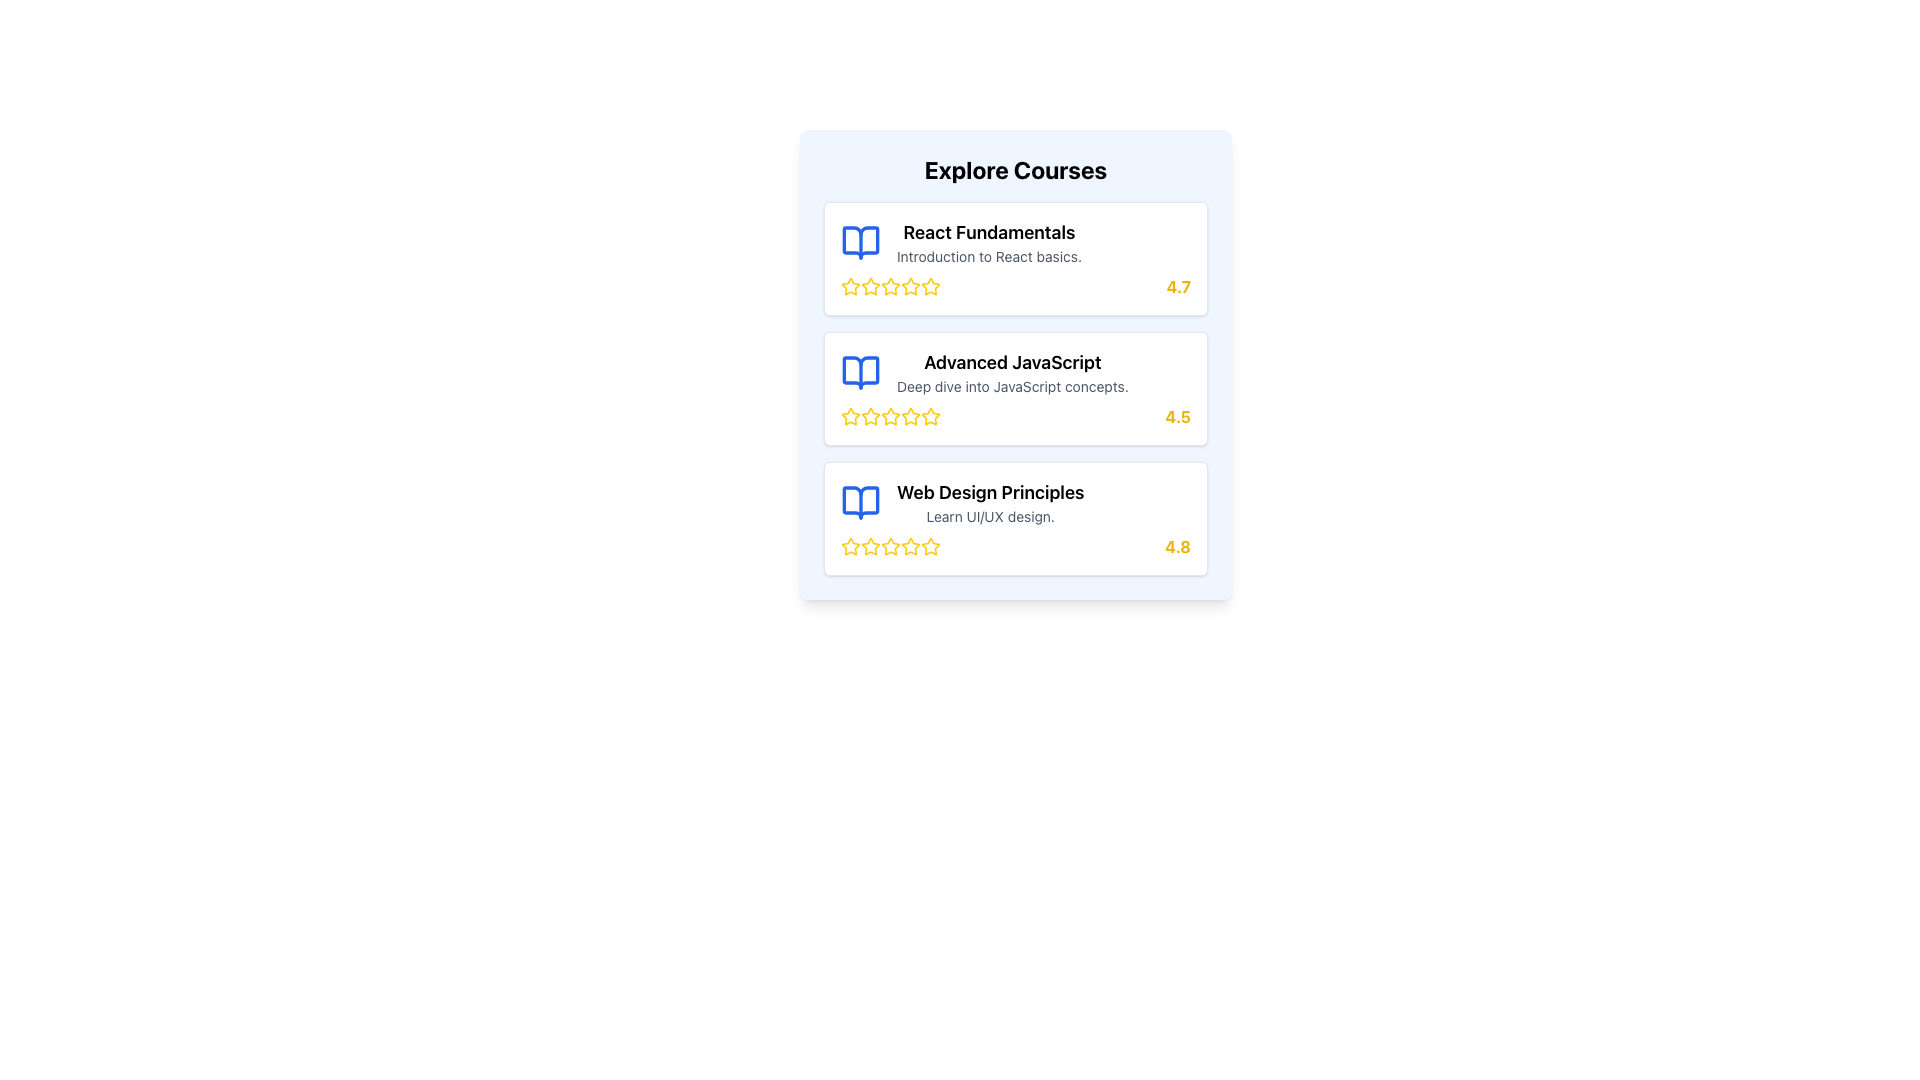 This screenshot has width=1920, height=1080. What do you see at coordinates (930, 286) in the screenshot?
I see `the star icon with a yellow border and transparent center that signifies the rating for the course titled 'React Fundamentals', positioned in the first course item under the 'Explore Courses' section` at bounding box center [930, 286].